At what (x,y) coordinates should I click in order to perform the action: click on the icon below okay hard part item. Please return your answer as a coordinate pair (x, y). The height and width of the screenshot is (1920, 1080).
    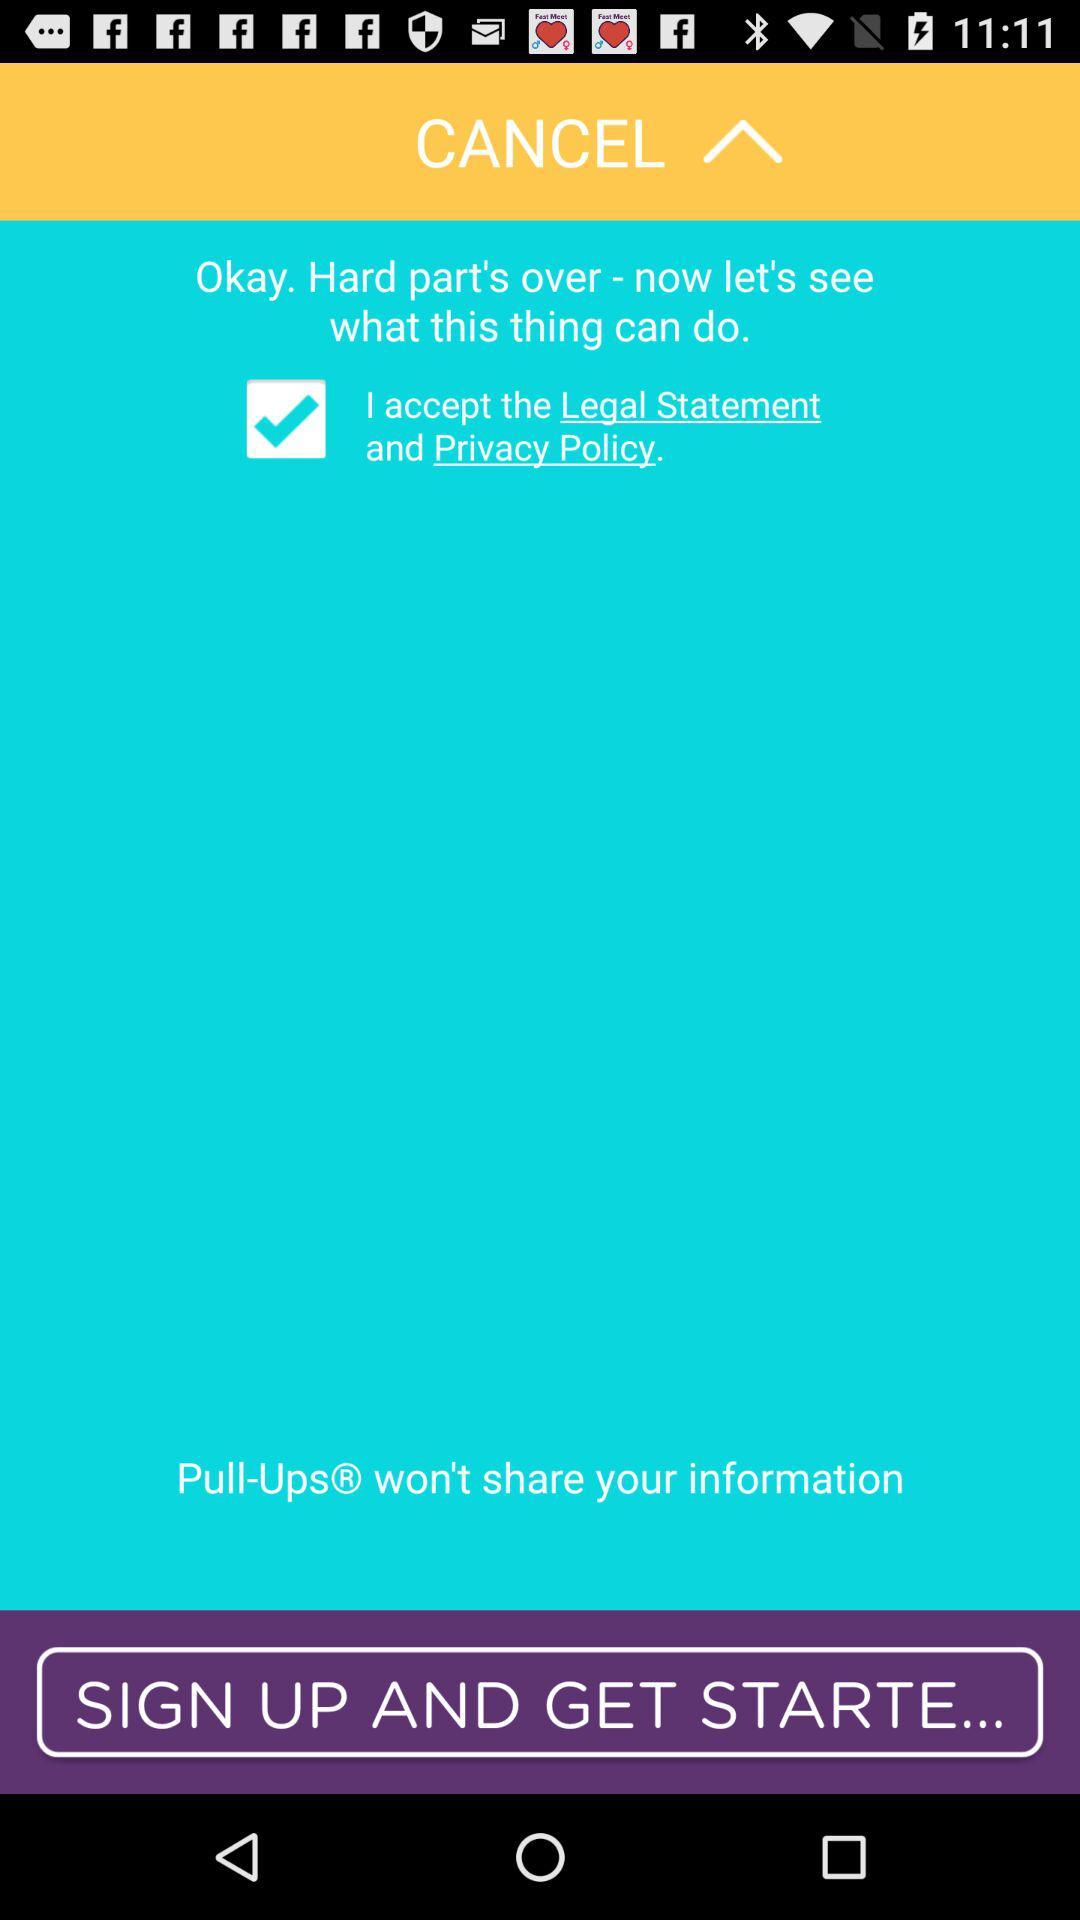
    Looking at the image, I should click on (286, 417).